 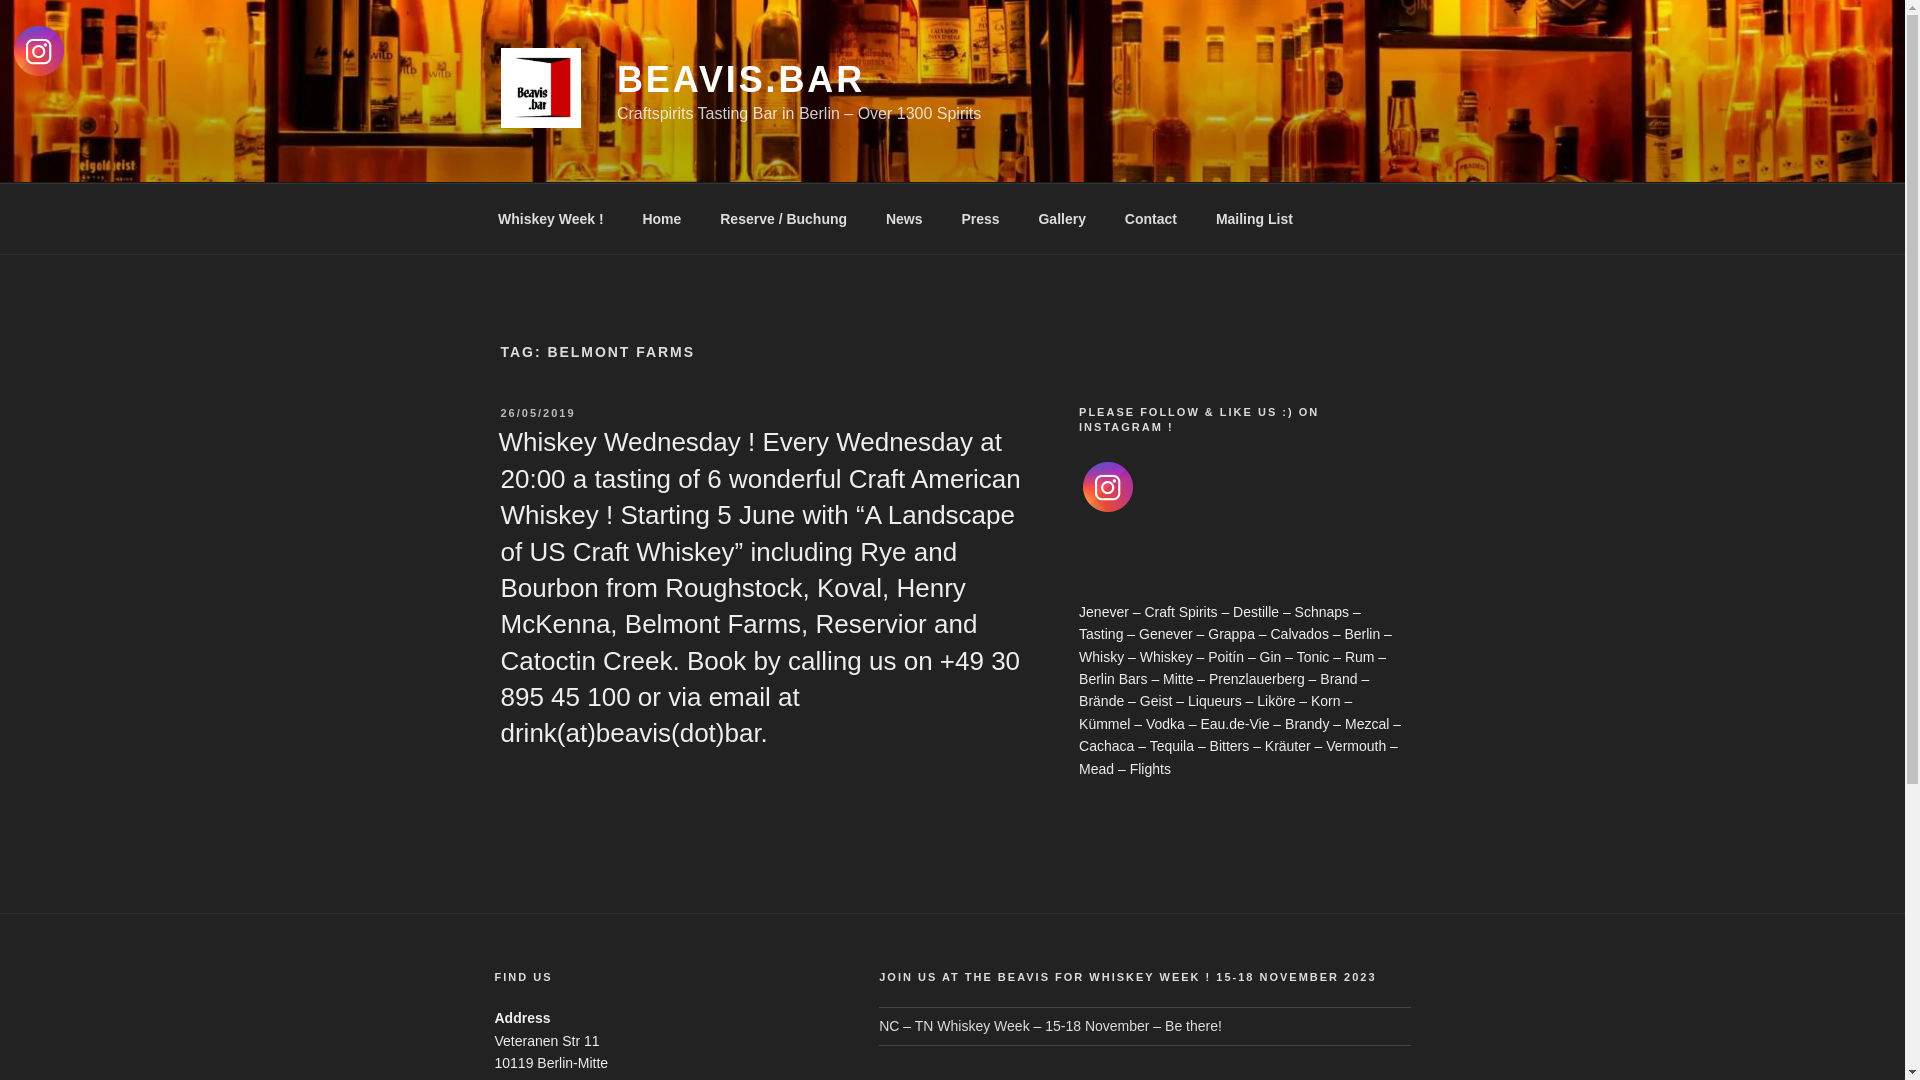 I want to click on 'Instagram', so click(x=14, y=49).